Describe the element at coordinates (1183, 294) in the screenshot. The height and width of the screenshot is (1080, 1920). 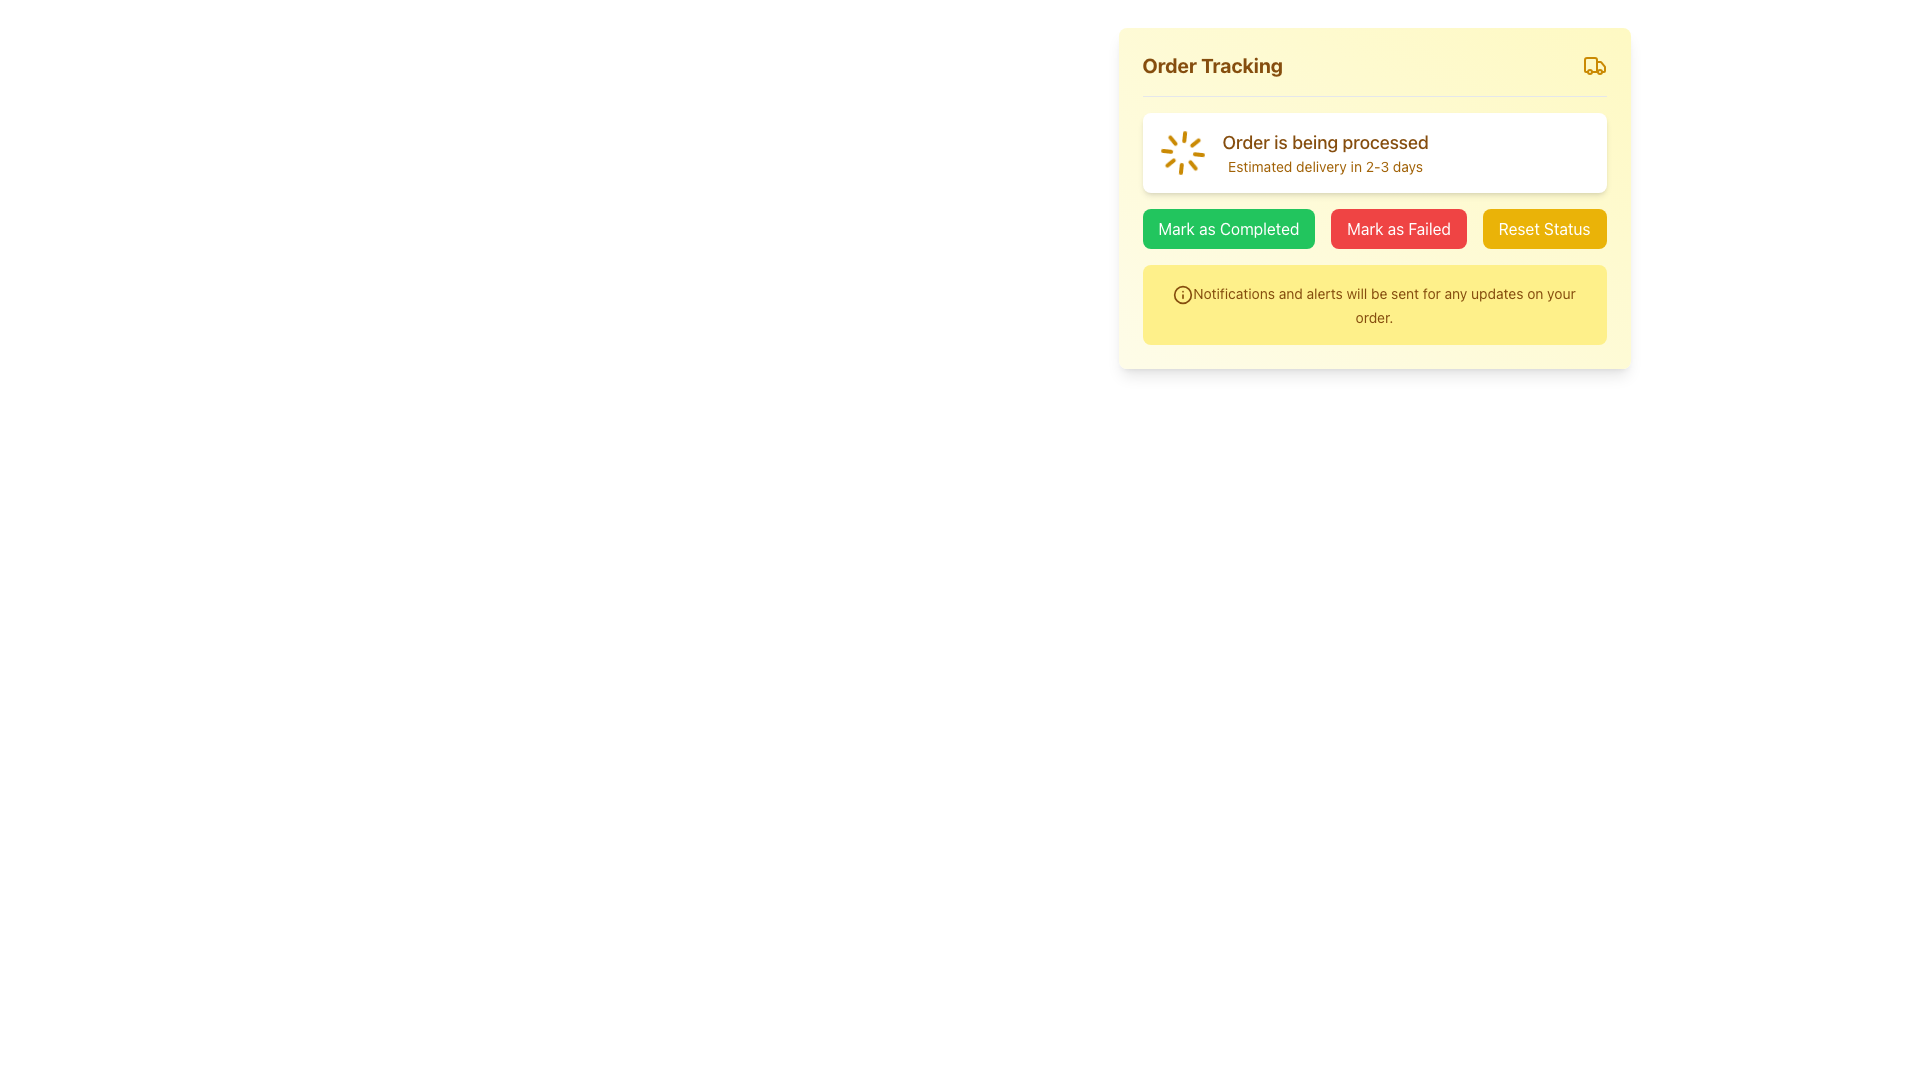
I see `the information icon located at the top-left corner of the yellow notification box in the order tracking panel` at that location.